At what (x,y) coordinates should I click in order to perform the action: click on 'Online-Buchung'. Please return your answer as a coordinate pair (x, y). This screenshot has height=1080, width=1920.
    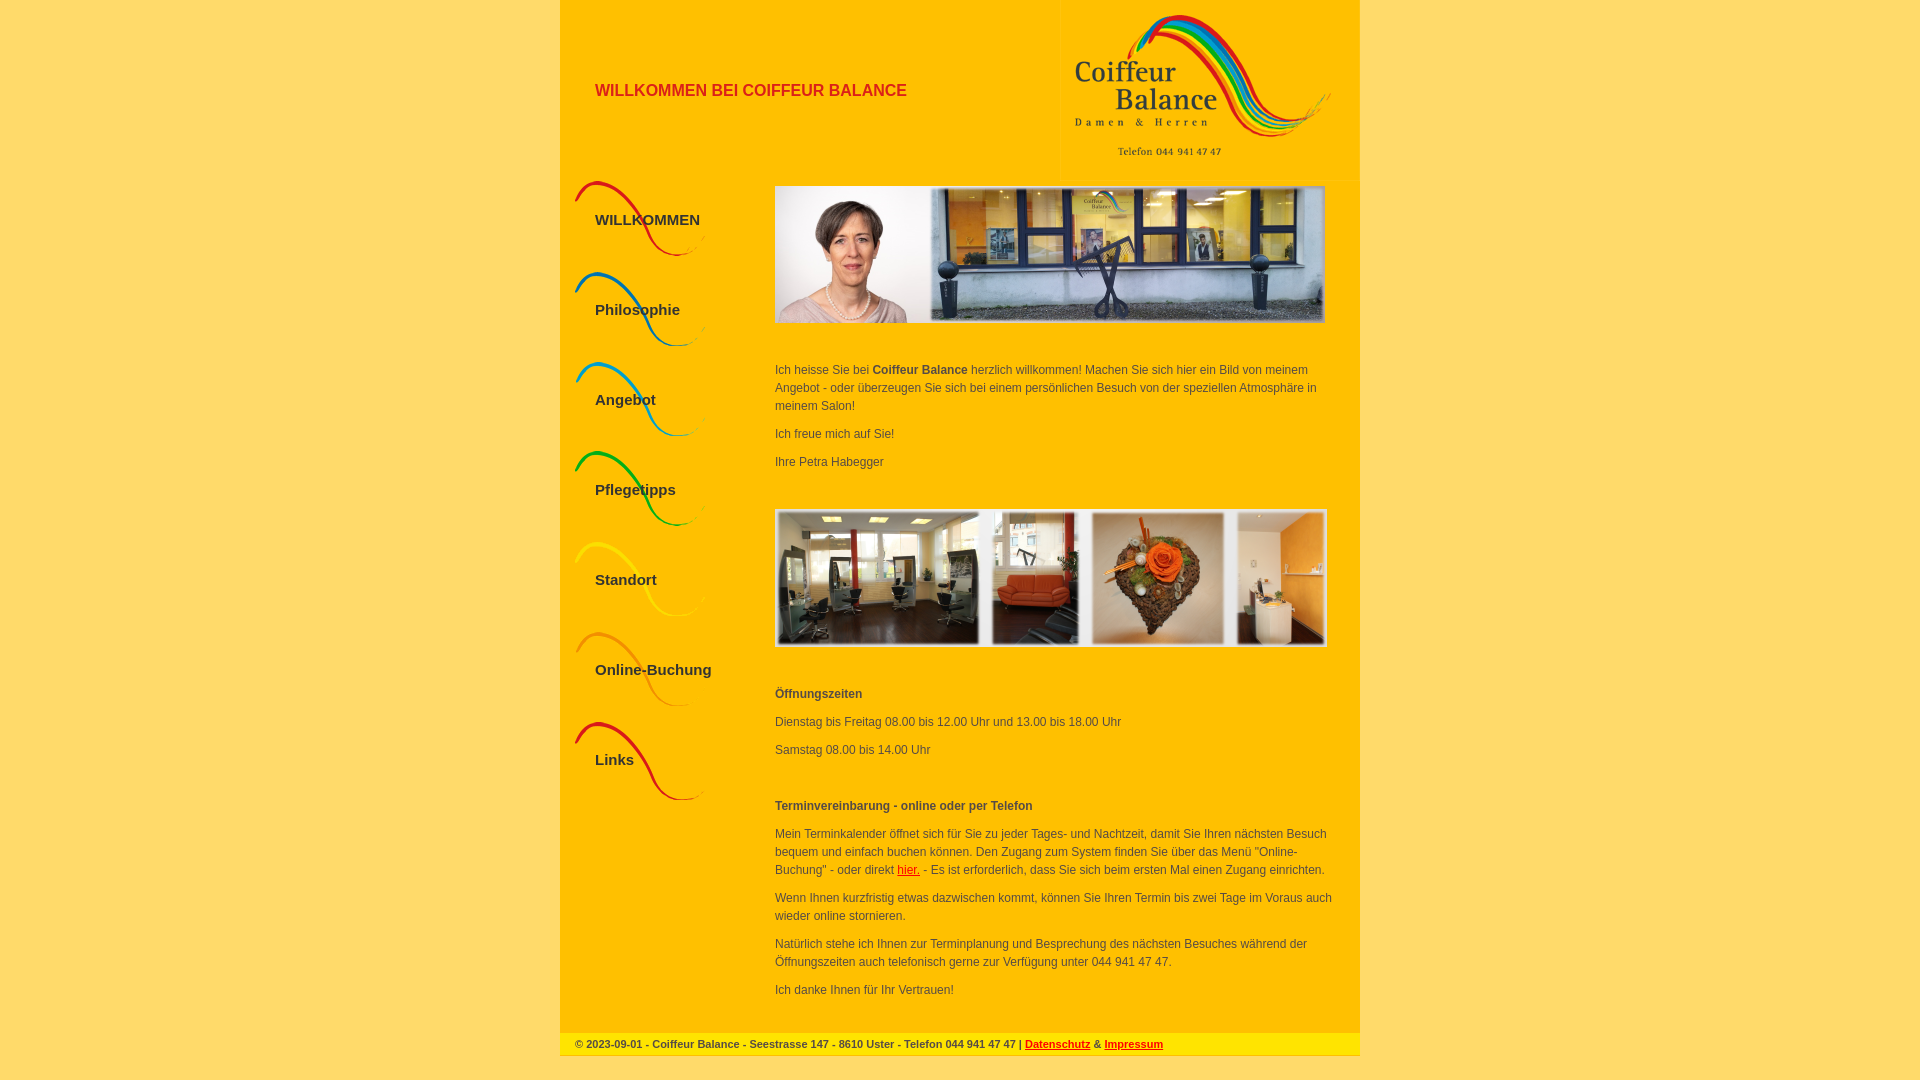
    Looking at the image, I should click on (653, 669).